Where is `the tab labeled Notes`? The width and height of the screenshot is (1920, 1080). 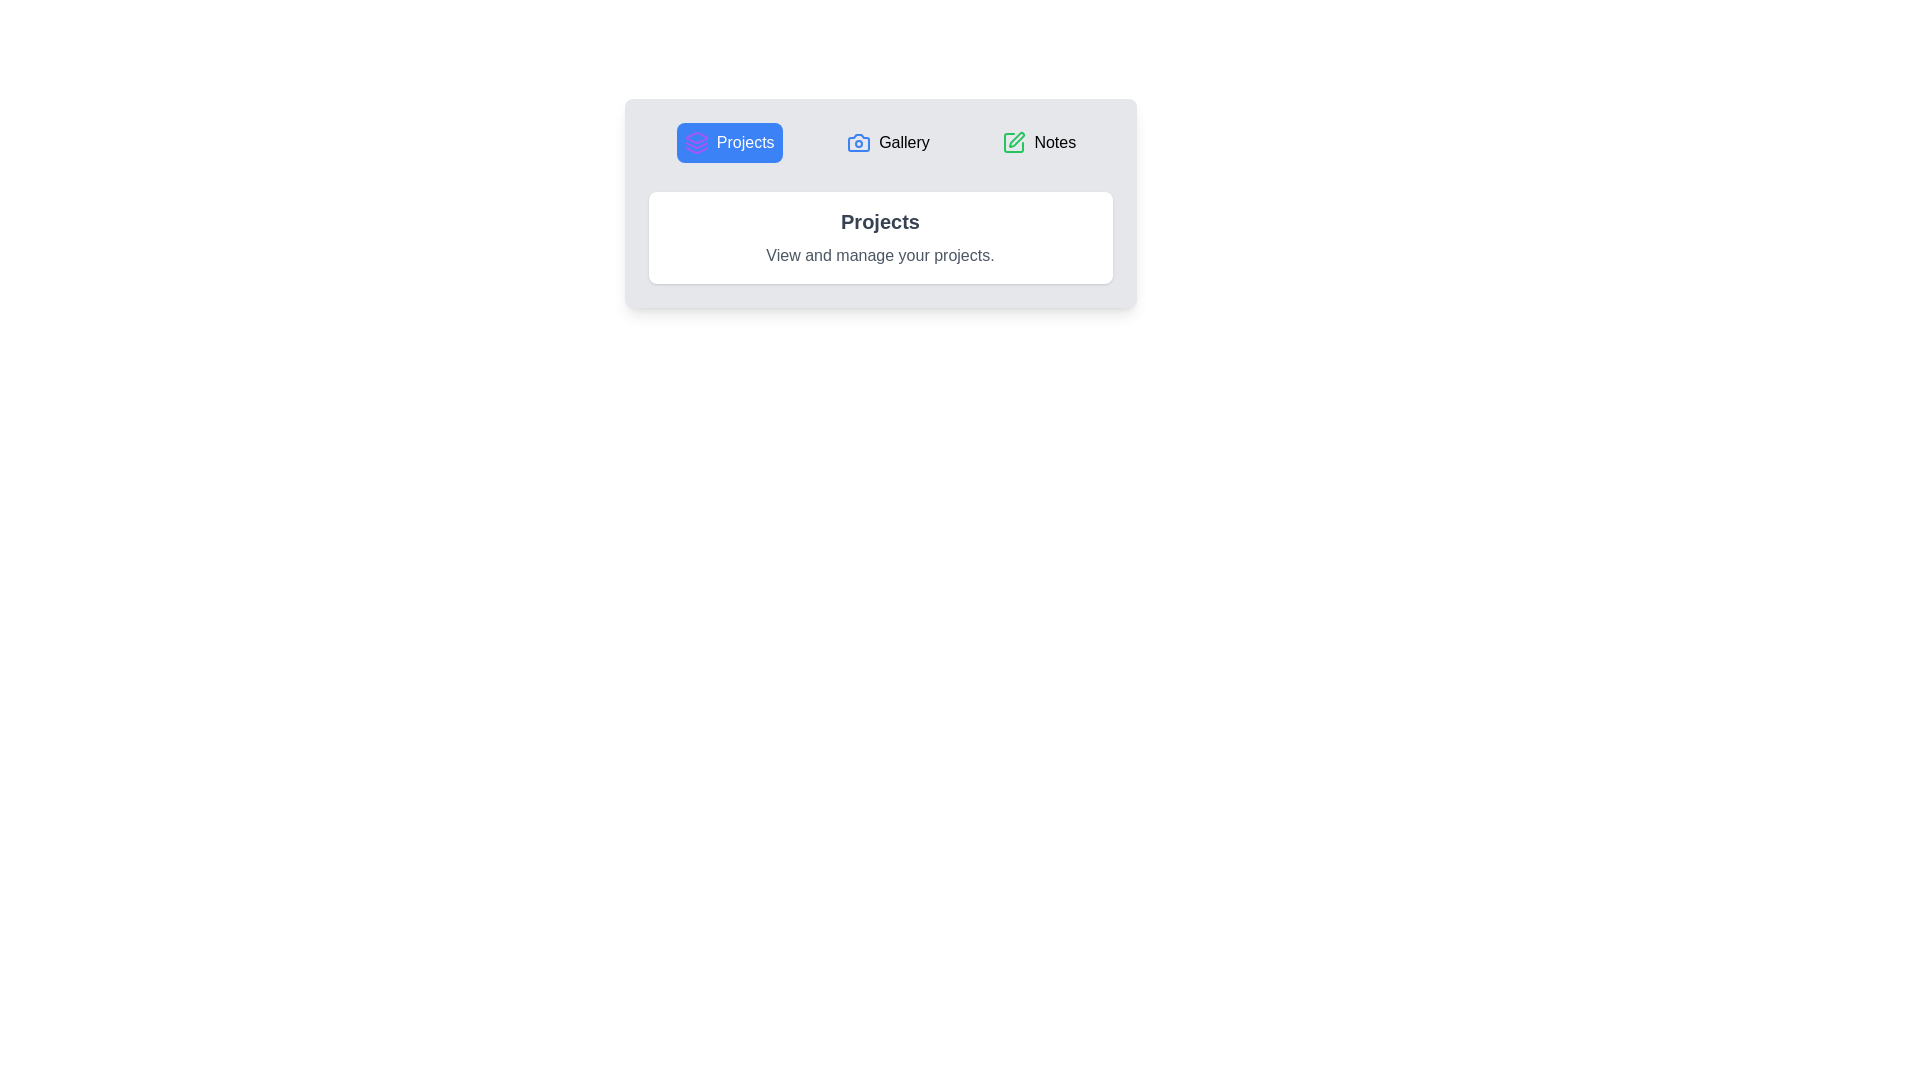
the tab labeled Notes is located at coordinates (1039, 141).